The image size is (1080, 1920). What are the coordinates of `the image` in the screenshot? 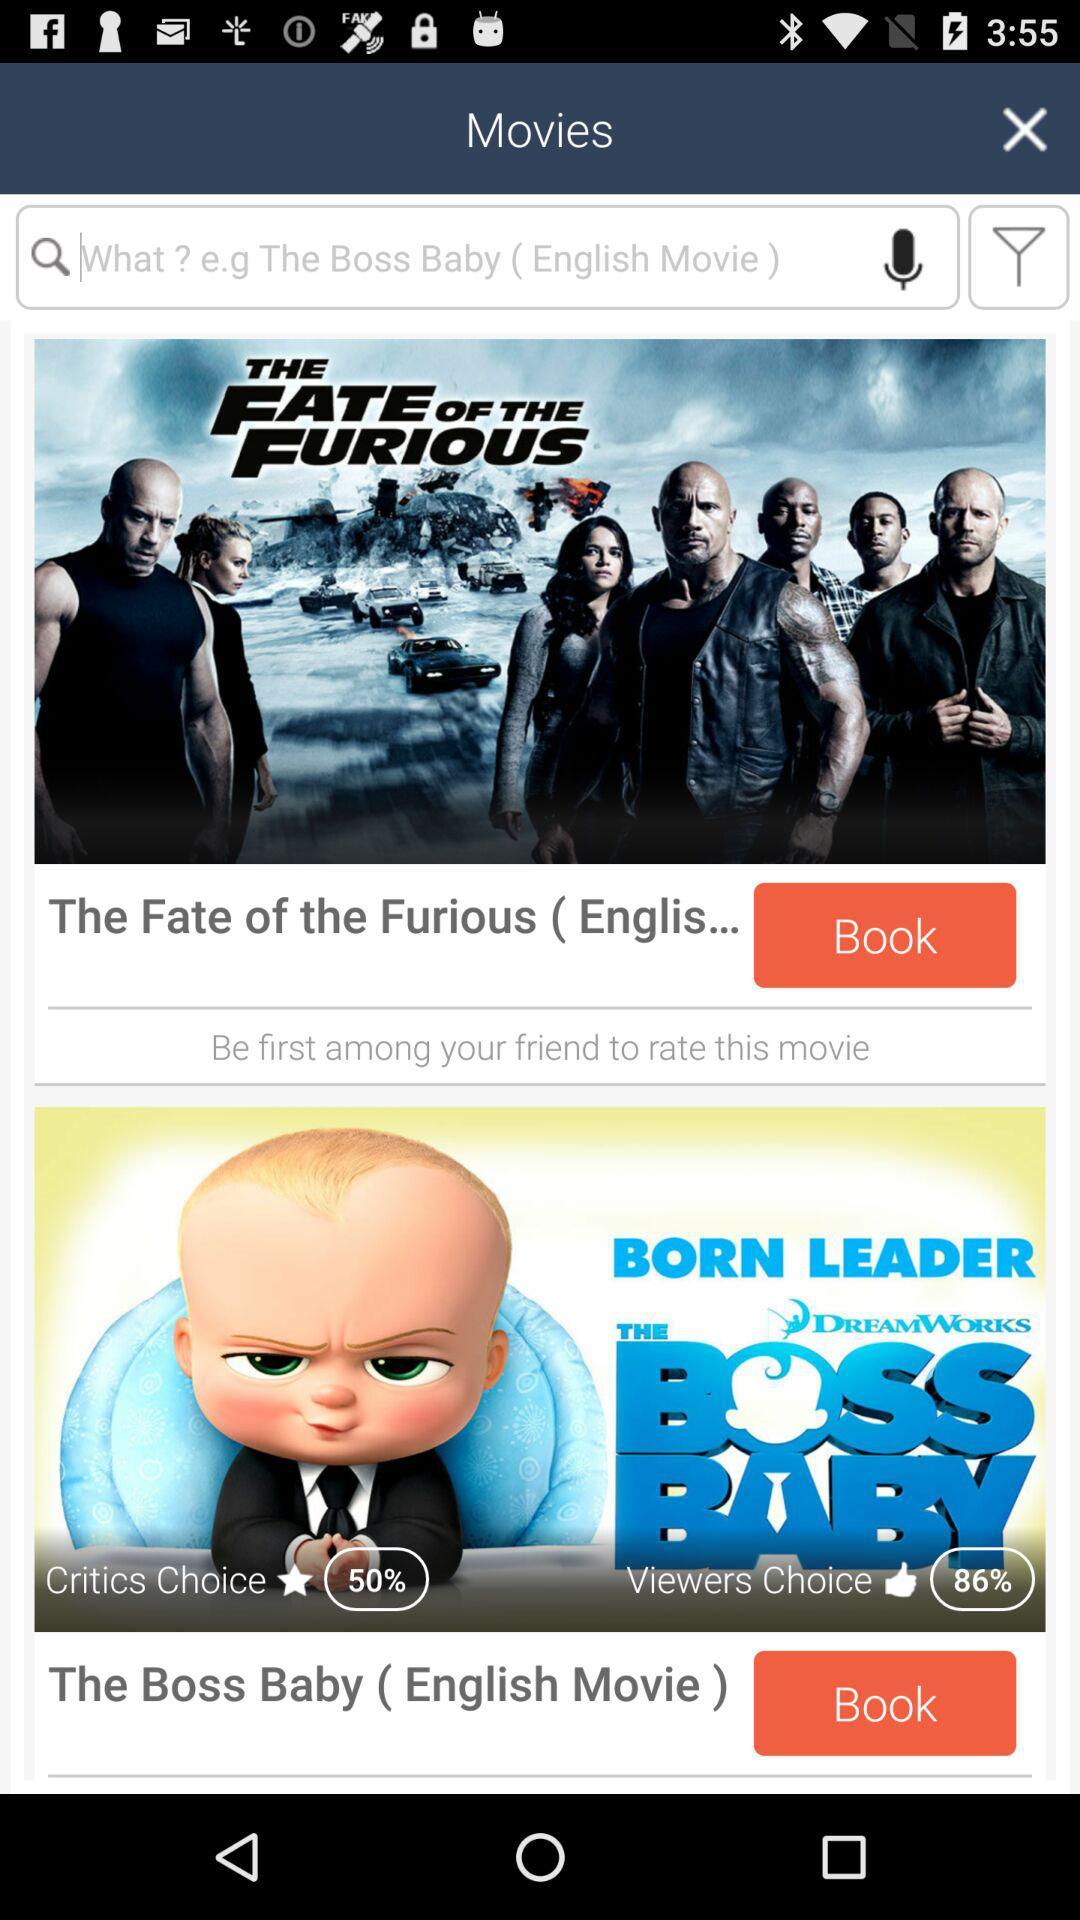 It's located at (540, 600).